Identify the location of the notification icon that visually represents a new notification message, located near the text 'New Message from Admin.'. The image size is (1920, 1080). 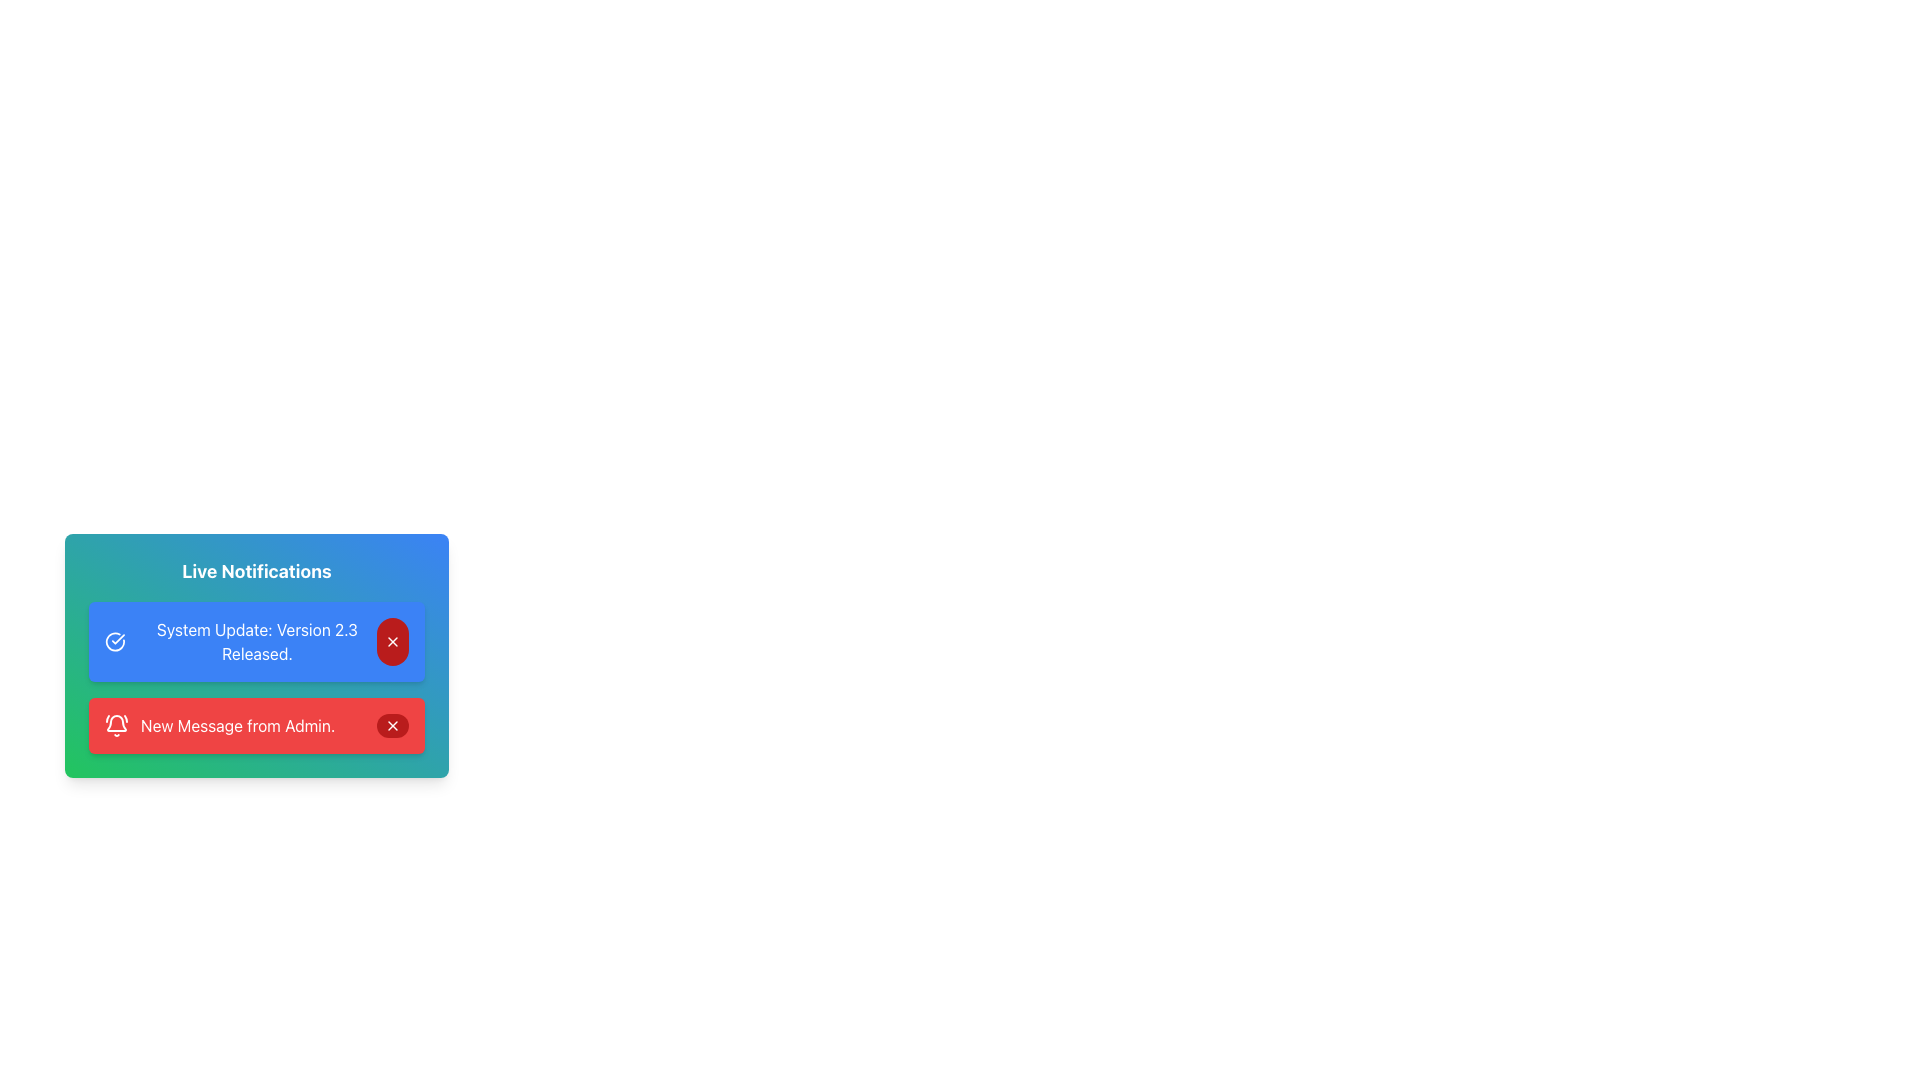
(115, 723).